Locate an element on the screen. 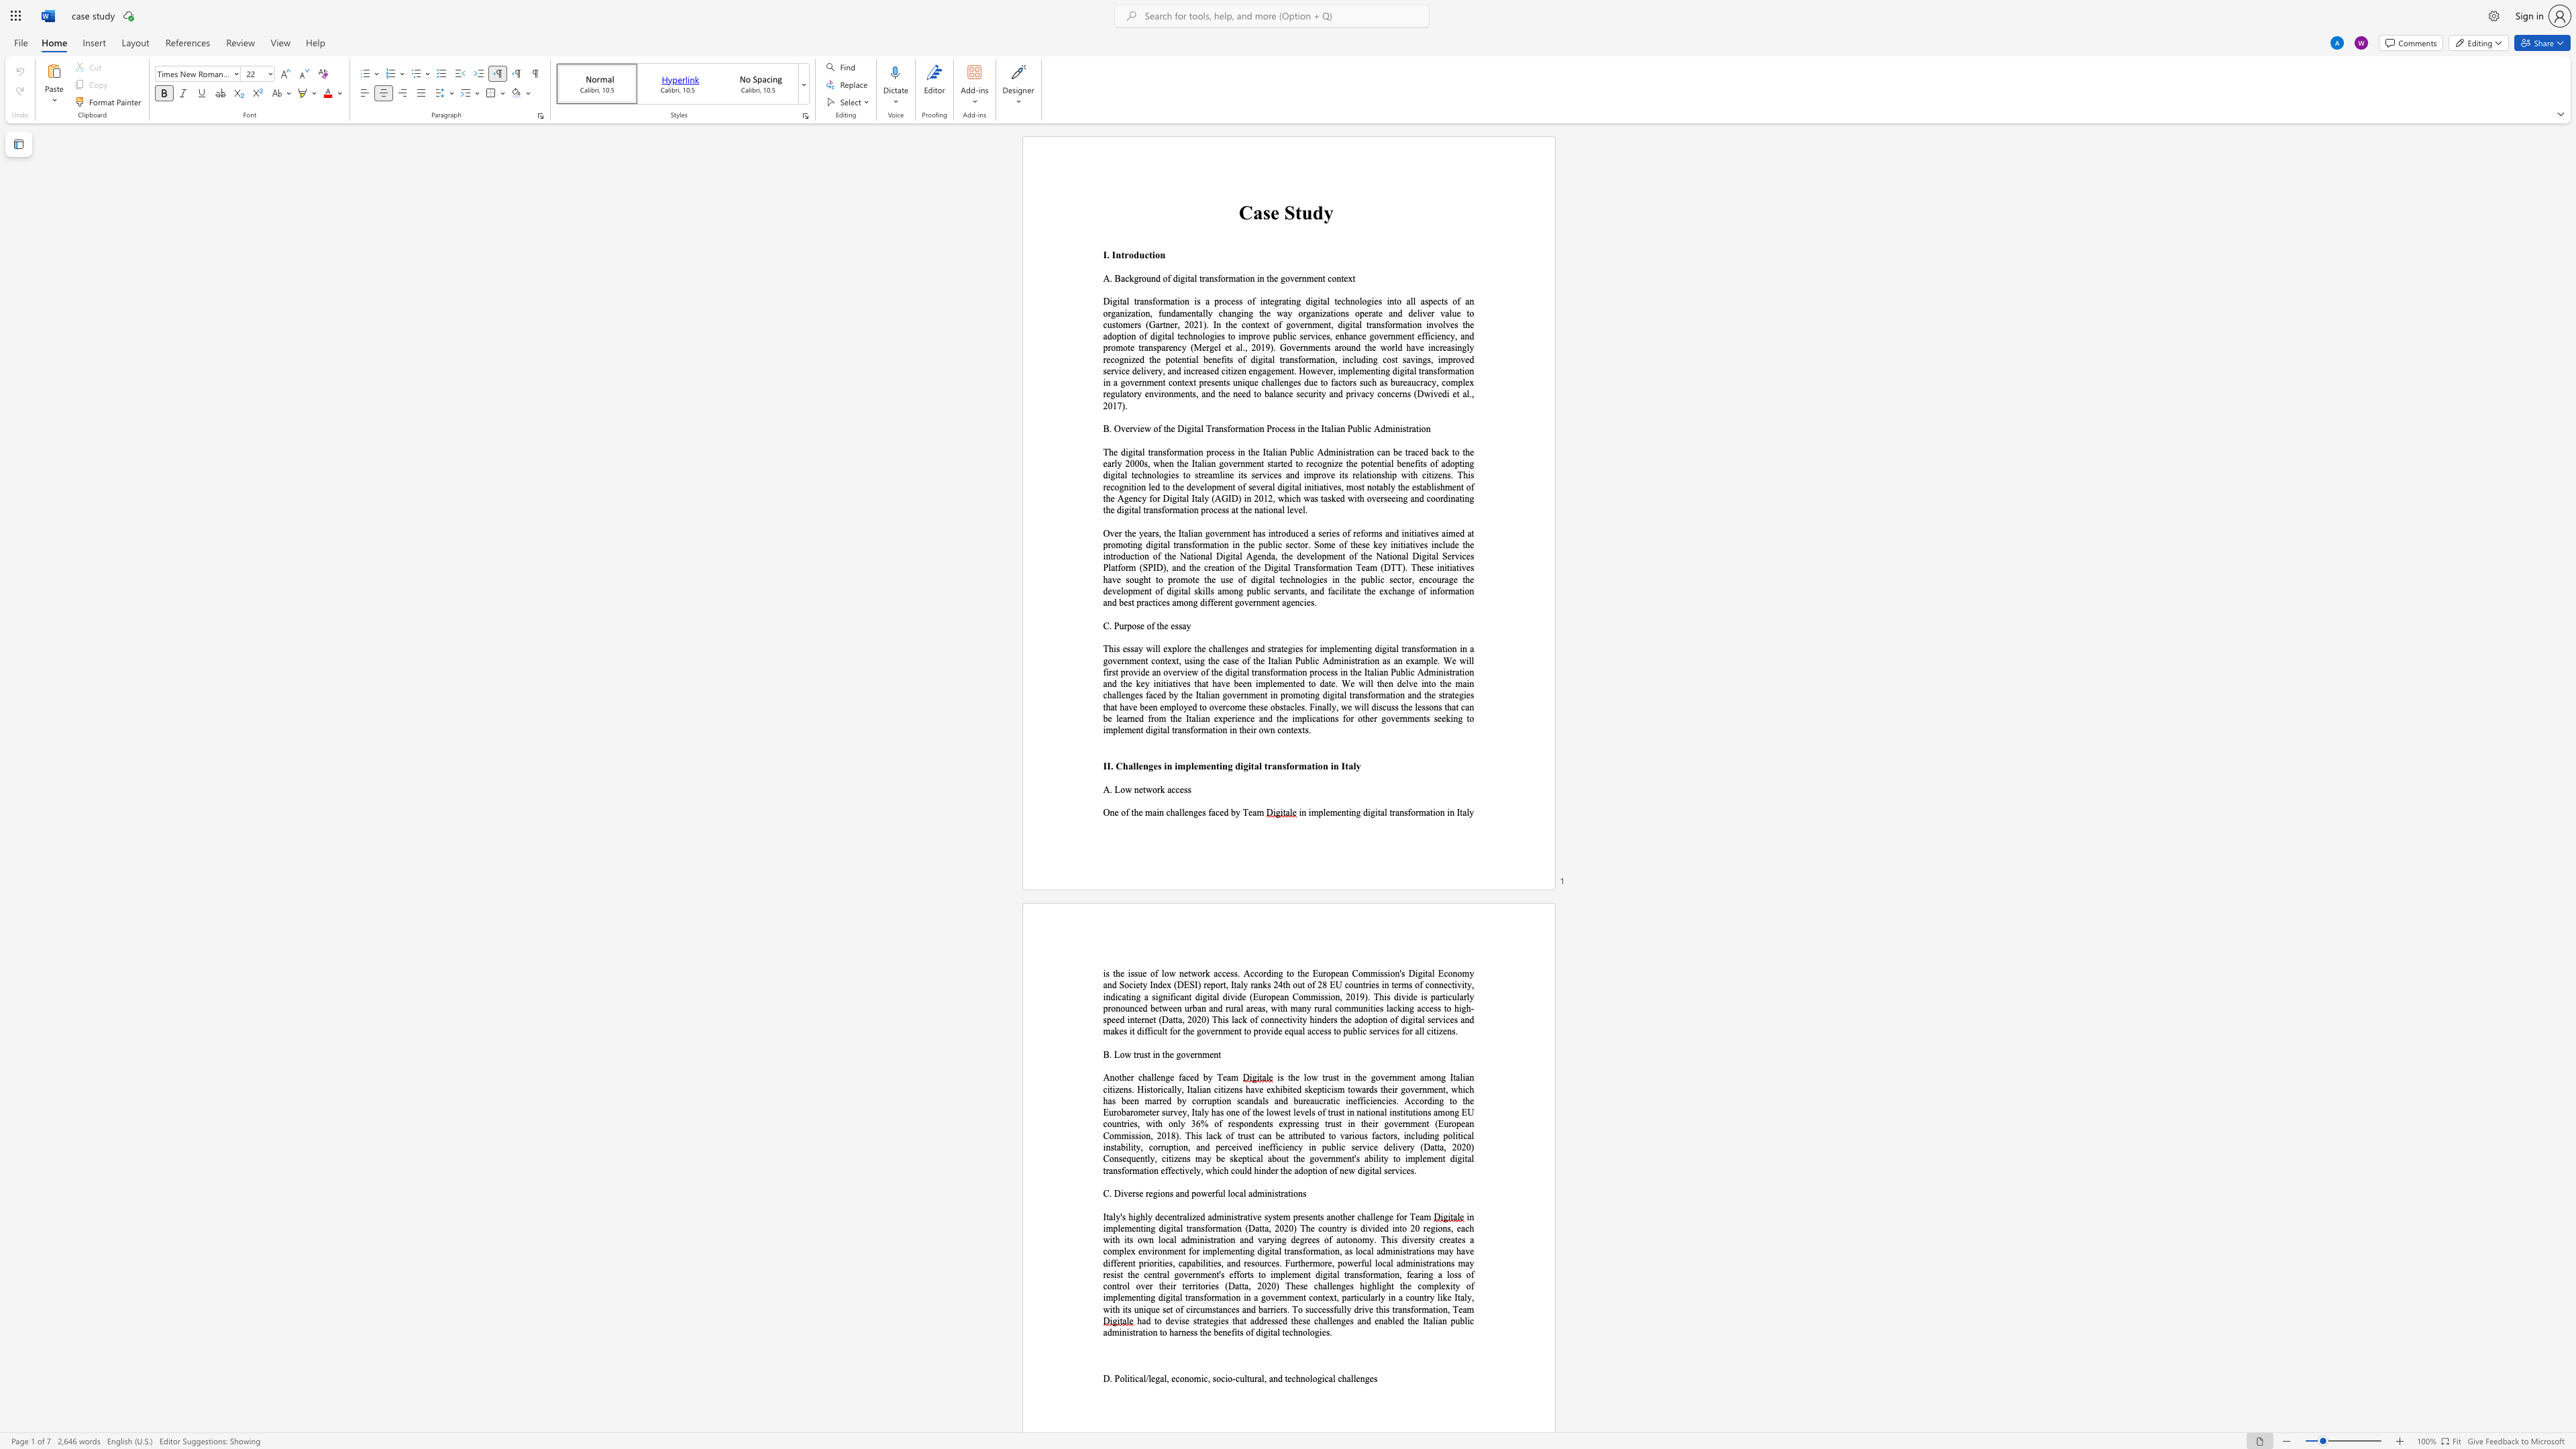 Image resolution: width=2576 pixels, height=1449 pixels. the subset text "option of digital services and makes it difficult for" within the text "lack of connectivity hinders the adoption of digital services and makes it difficult for the government to provide equal access to public services for all citizens." is located at coordinates (1362, 1018).